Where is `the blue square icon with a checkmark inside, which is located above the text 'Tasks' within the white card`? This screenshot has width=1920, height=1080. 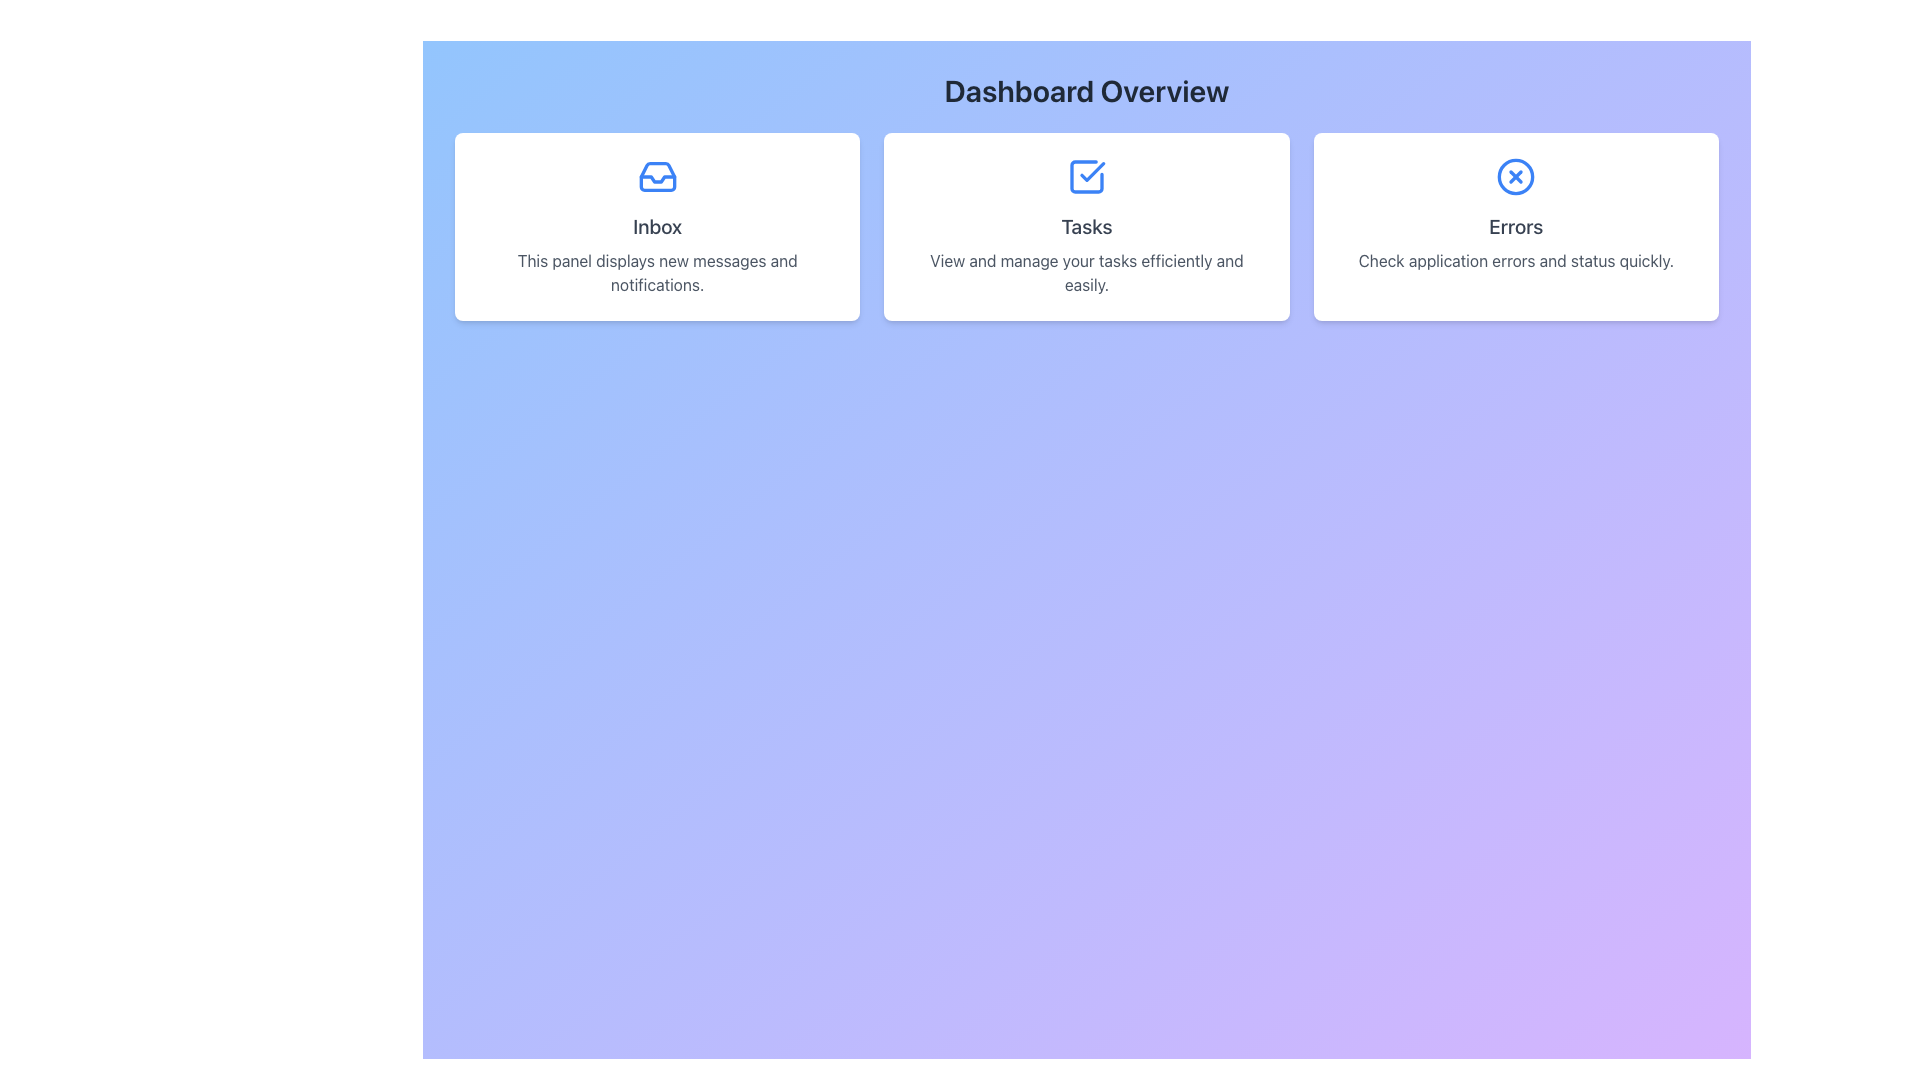 the blue square icon with a checkmark inside, which is located above the text 'Tasks' within the white card is located at coordinates (1085, 176).